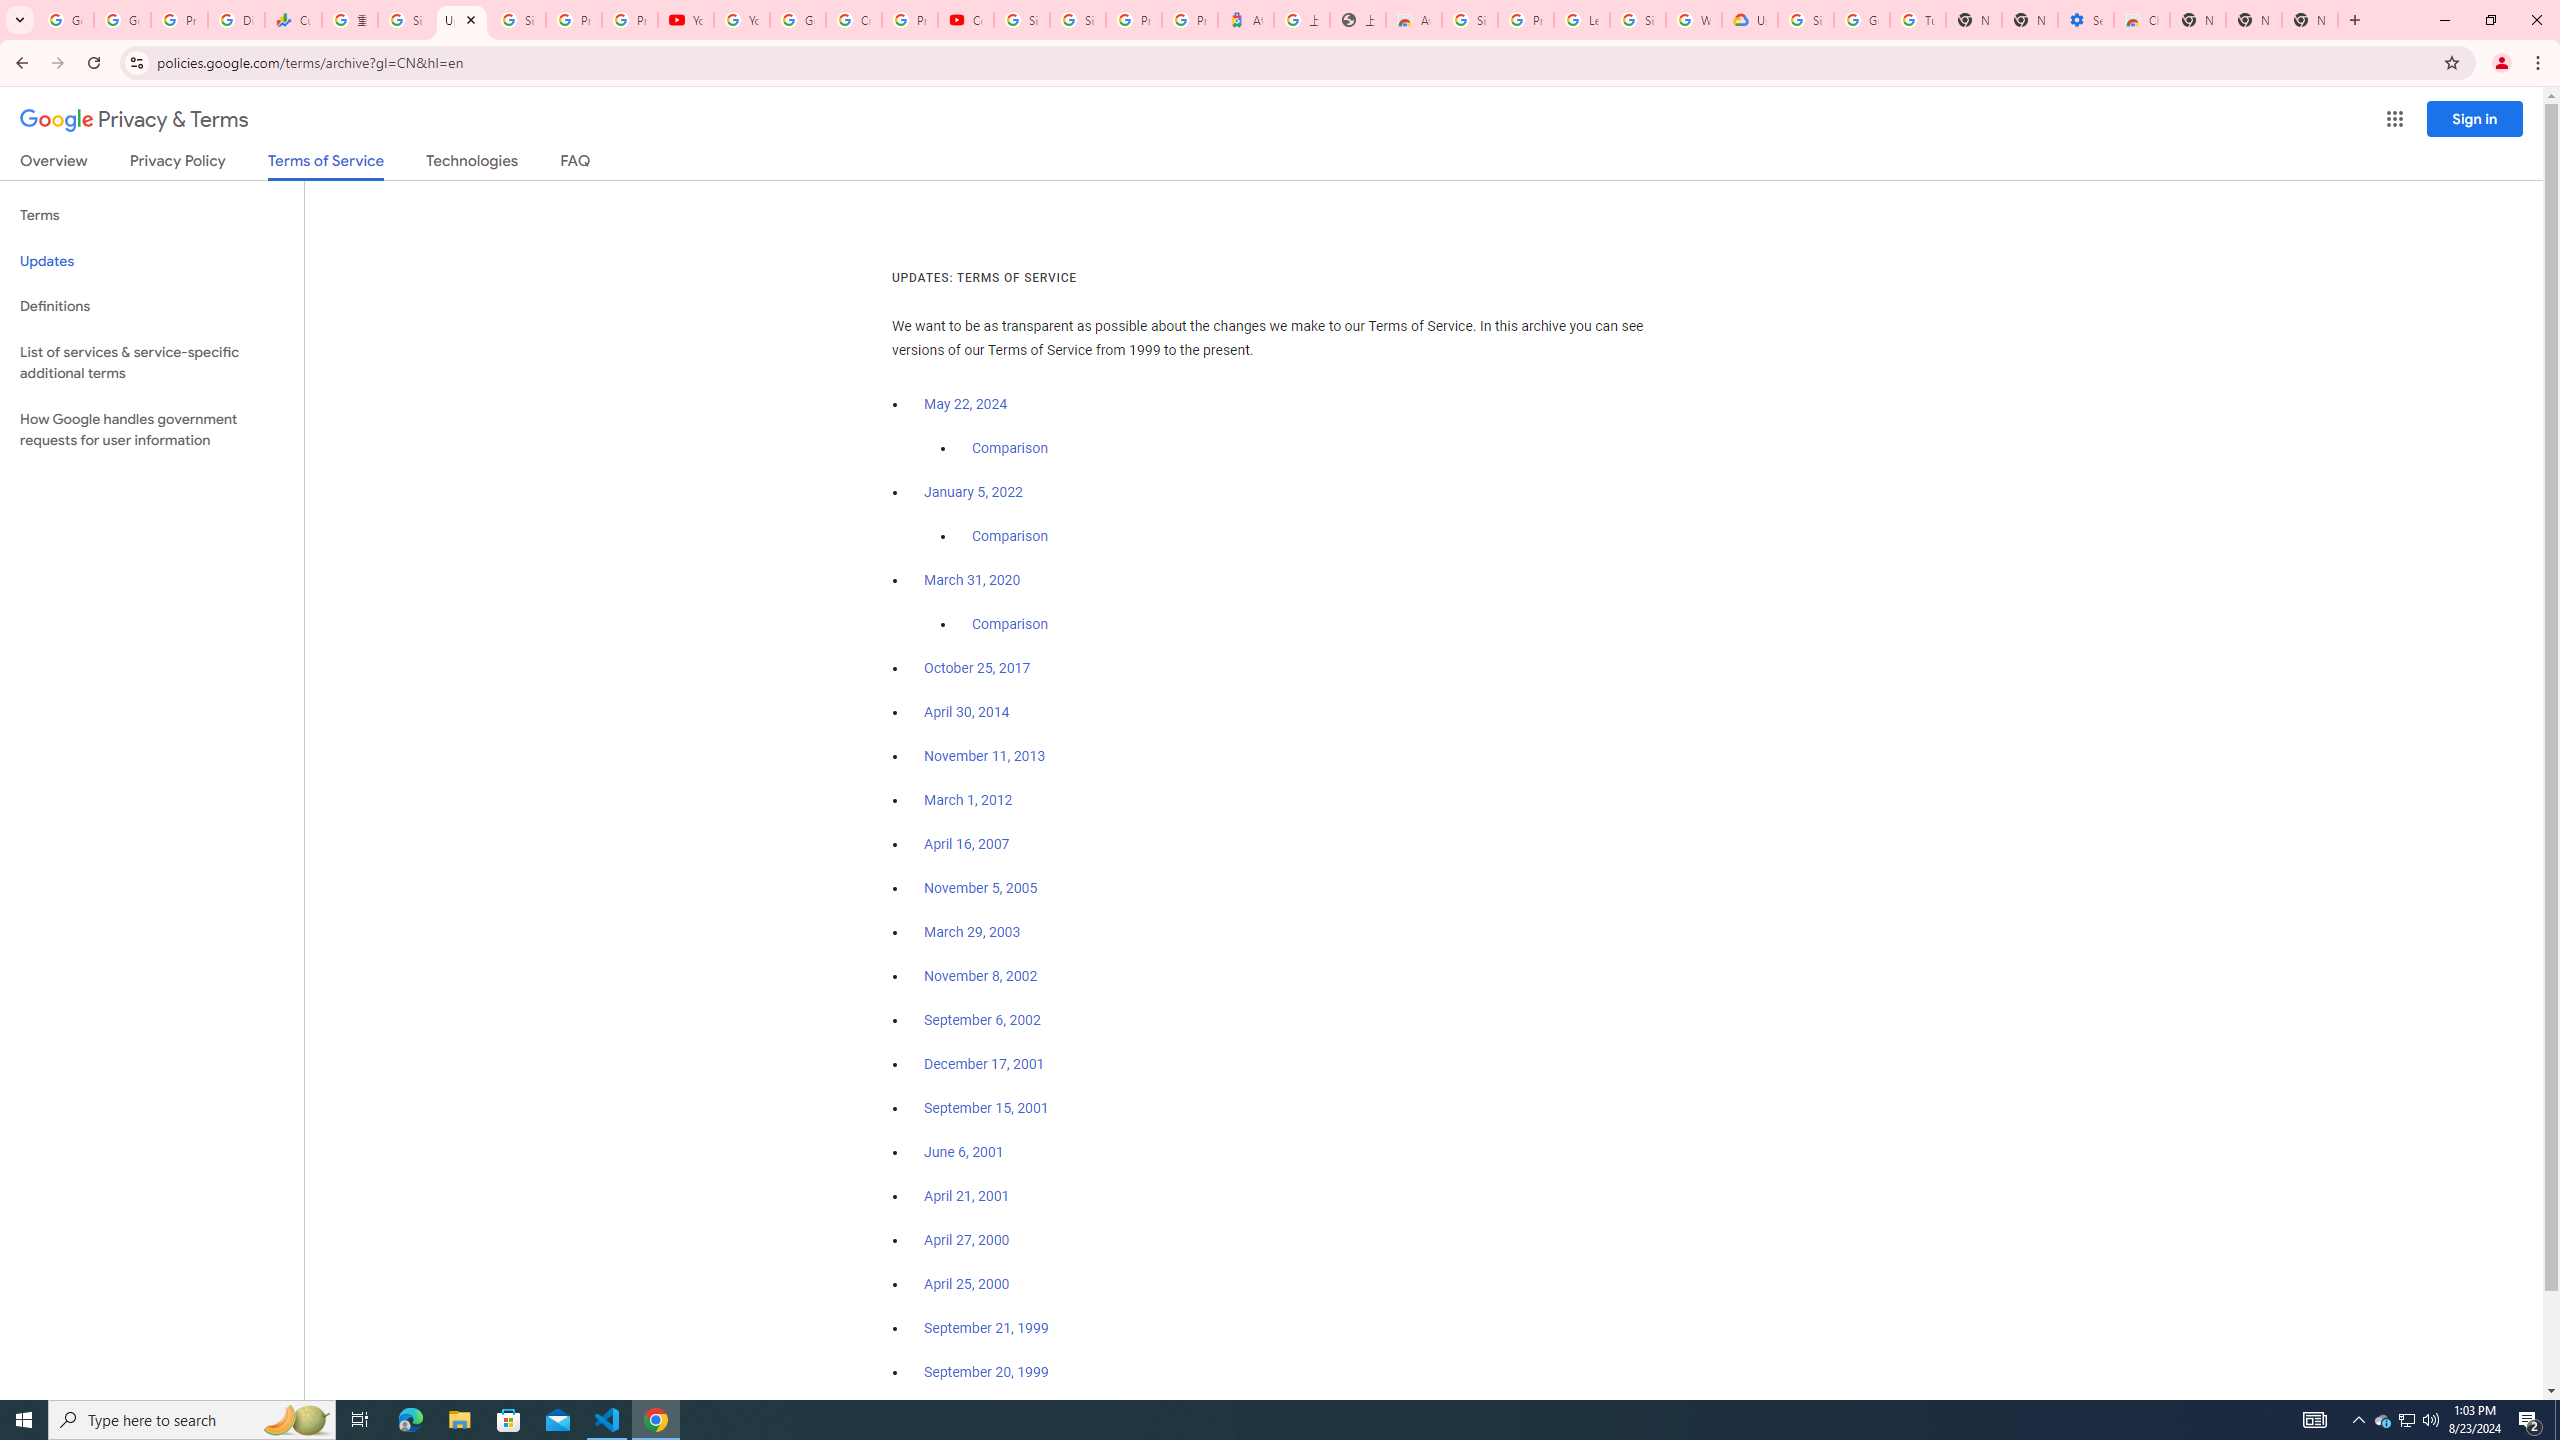  I want to click on 'September 6, 2002', so click(982, 1019).